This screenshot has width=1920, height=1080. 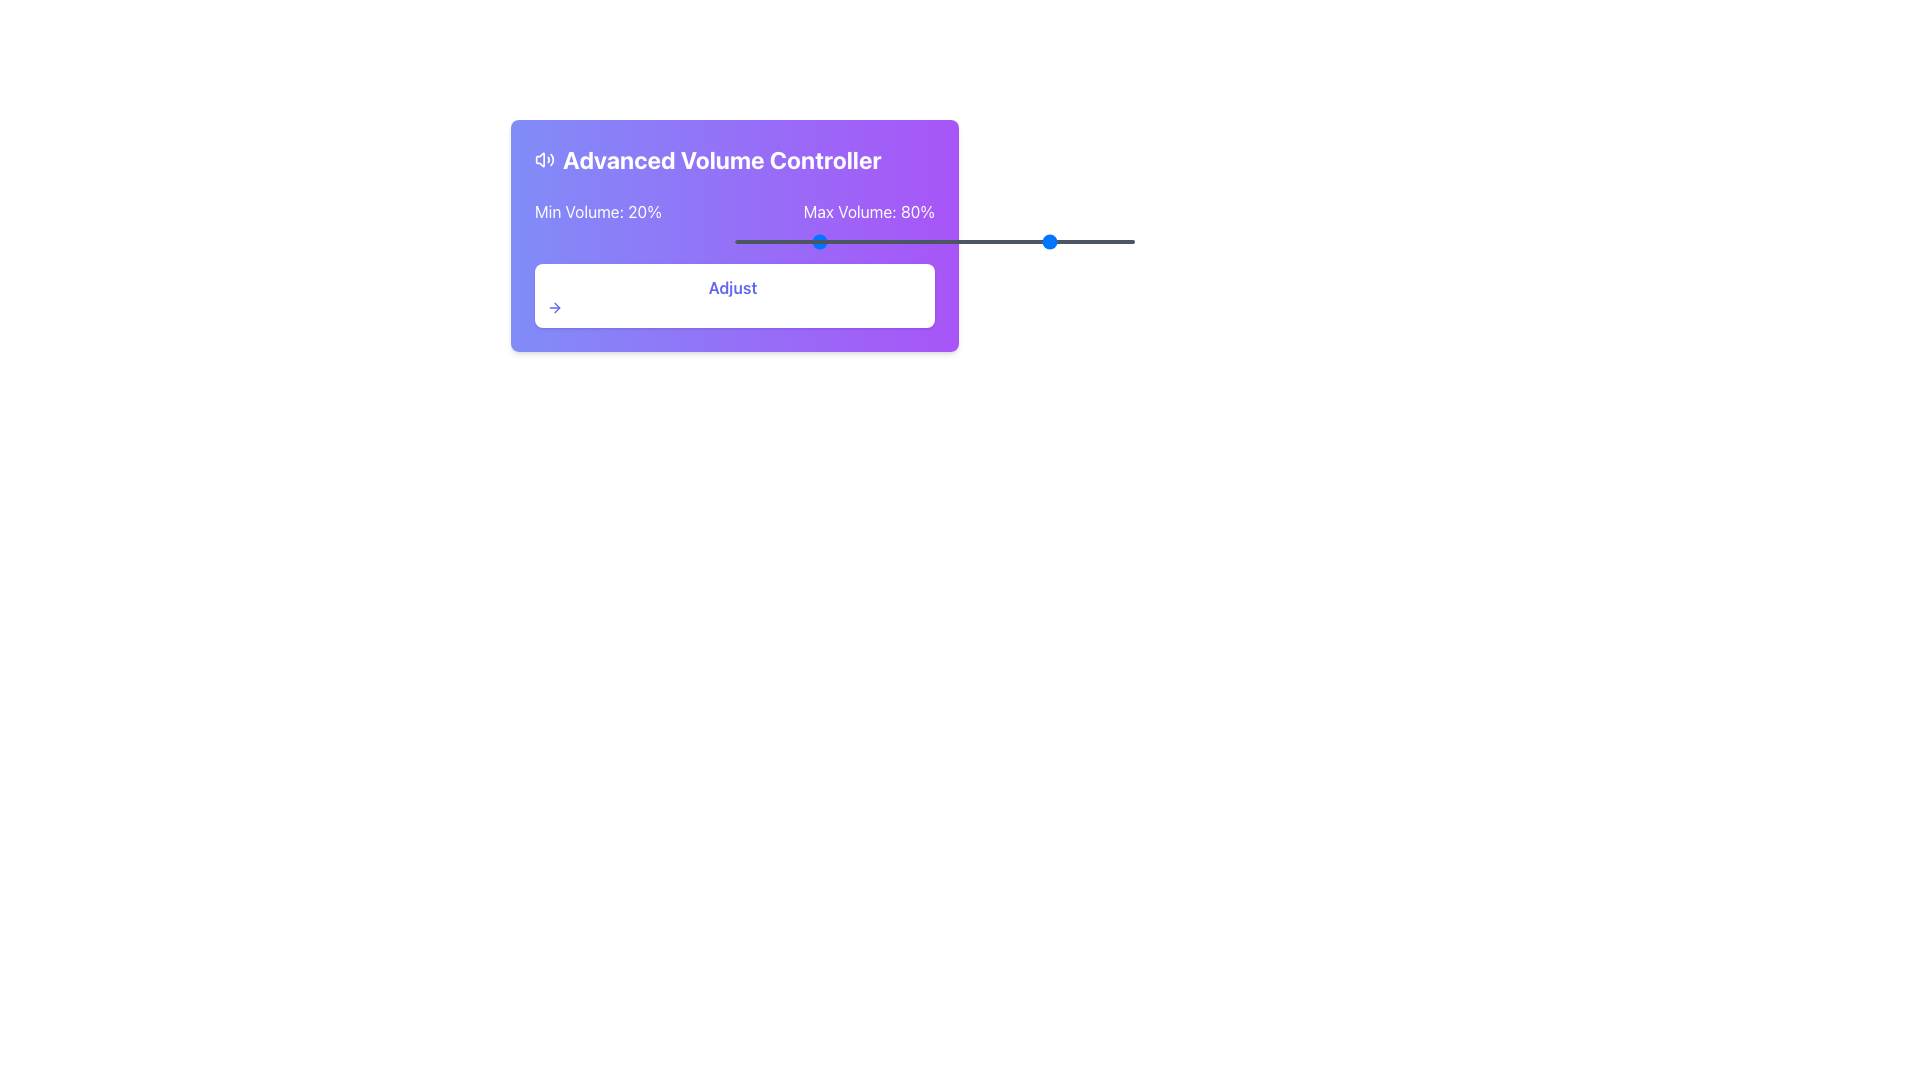 What do you see at coordinates (970, 241) in the screenshot?
I see `the slider` at bounding box center [970, 241].